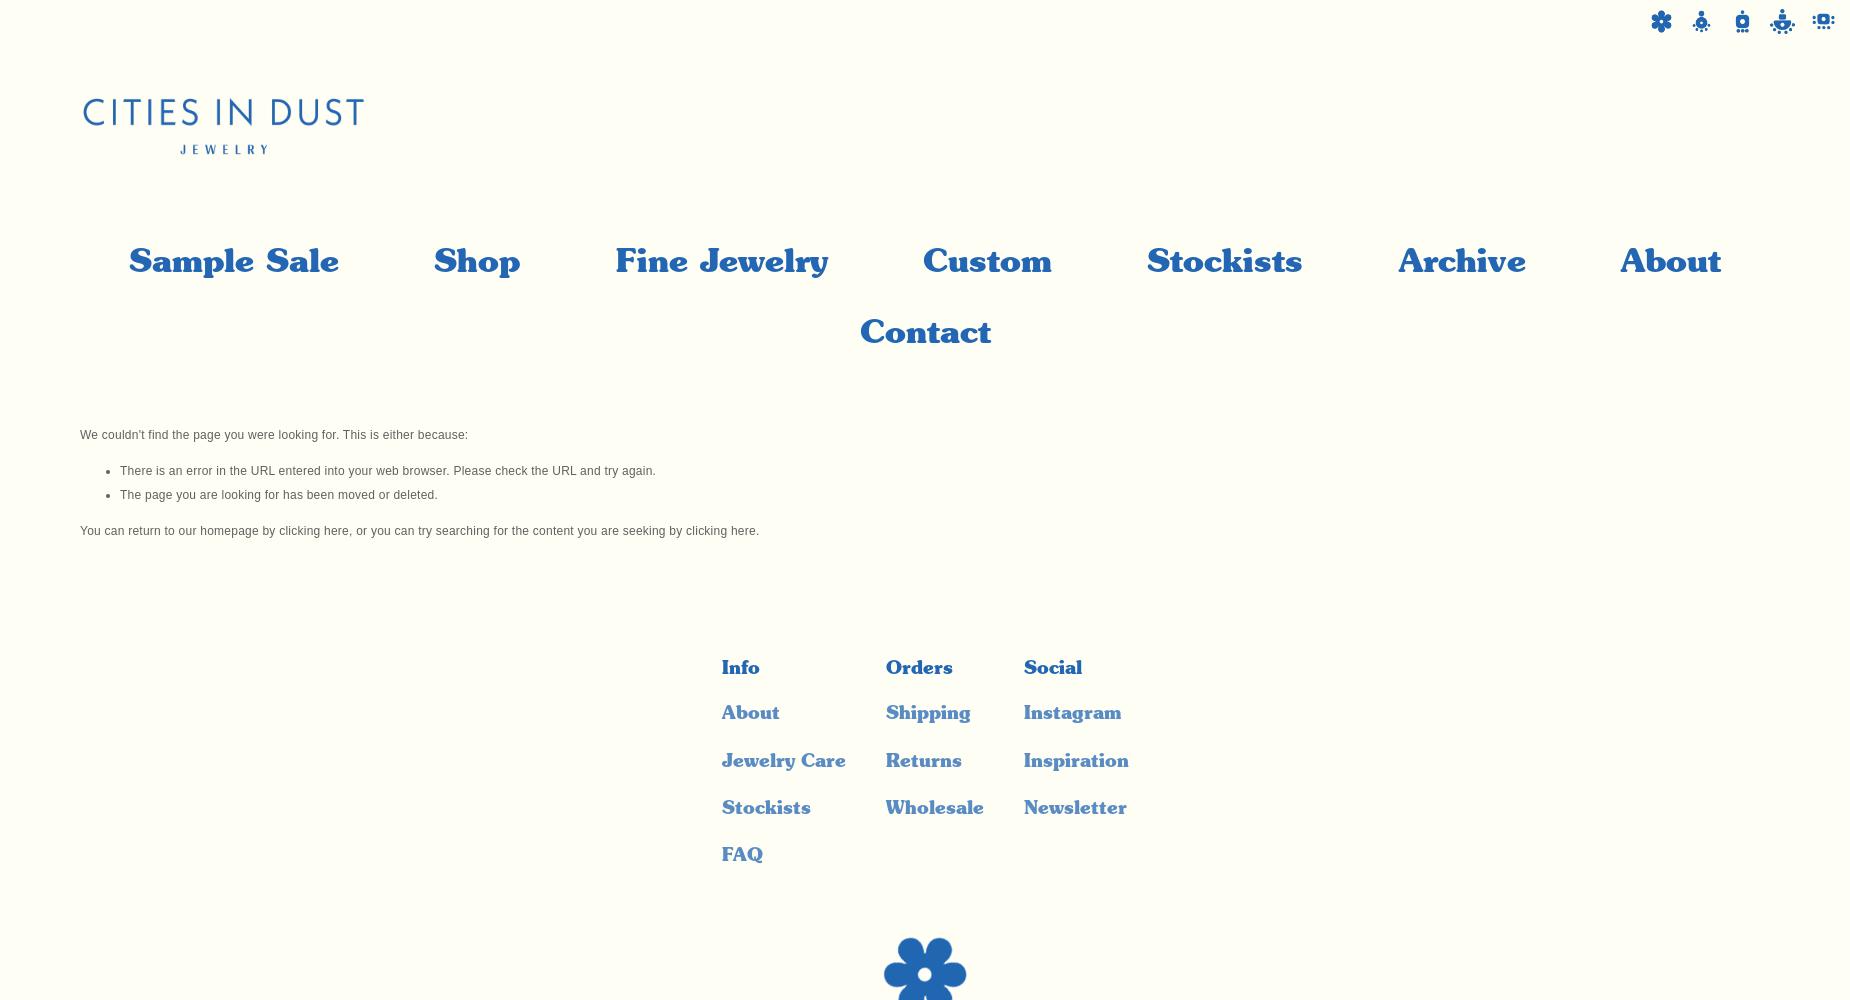 This screenshot has width=1850, height=1000. Describe the element at coordinates (885, 808) in the screenshot. I see `'Wholesale'` at that location.